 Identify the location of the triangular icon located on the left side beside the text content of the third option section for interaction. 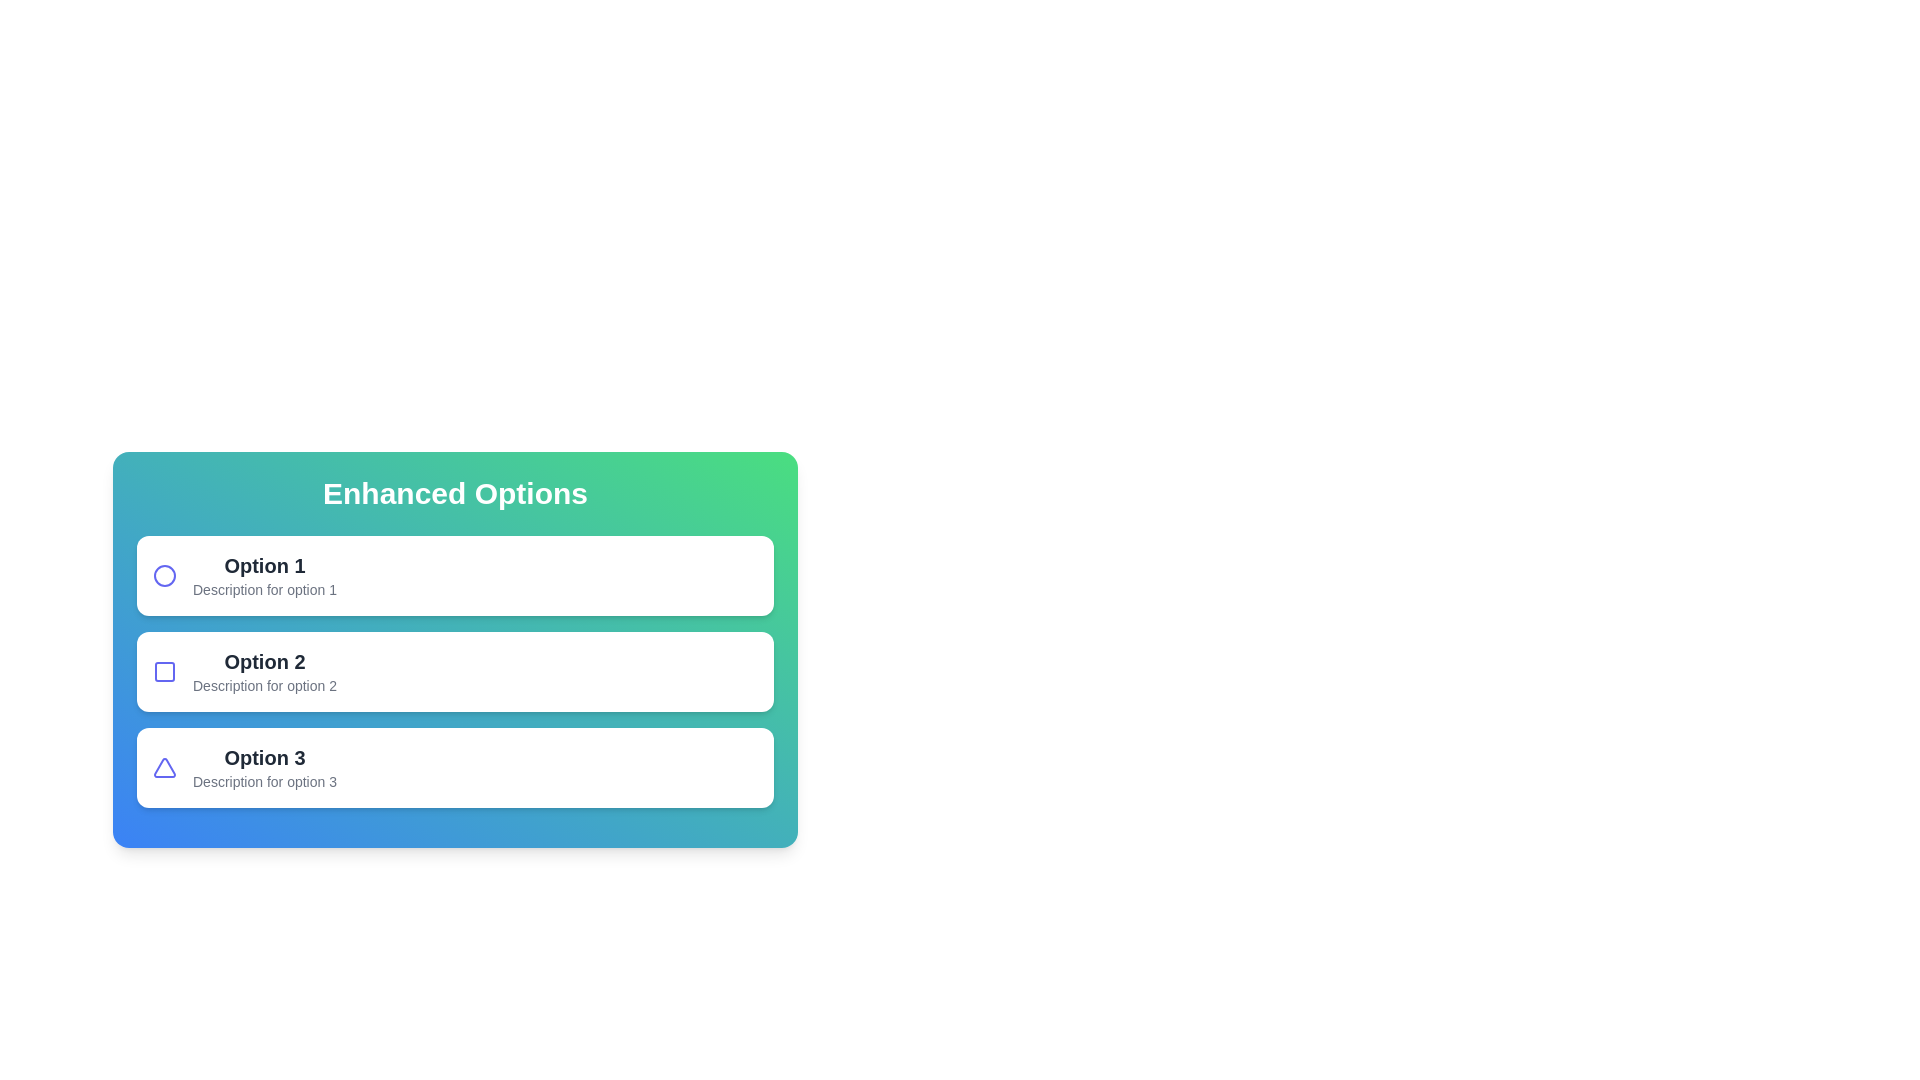
(164, 766).